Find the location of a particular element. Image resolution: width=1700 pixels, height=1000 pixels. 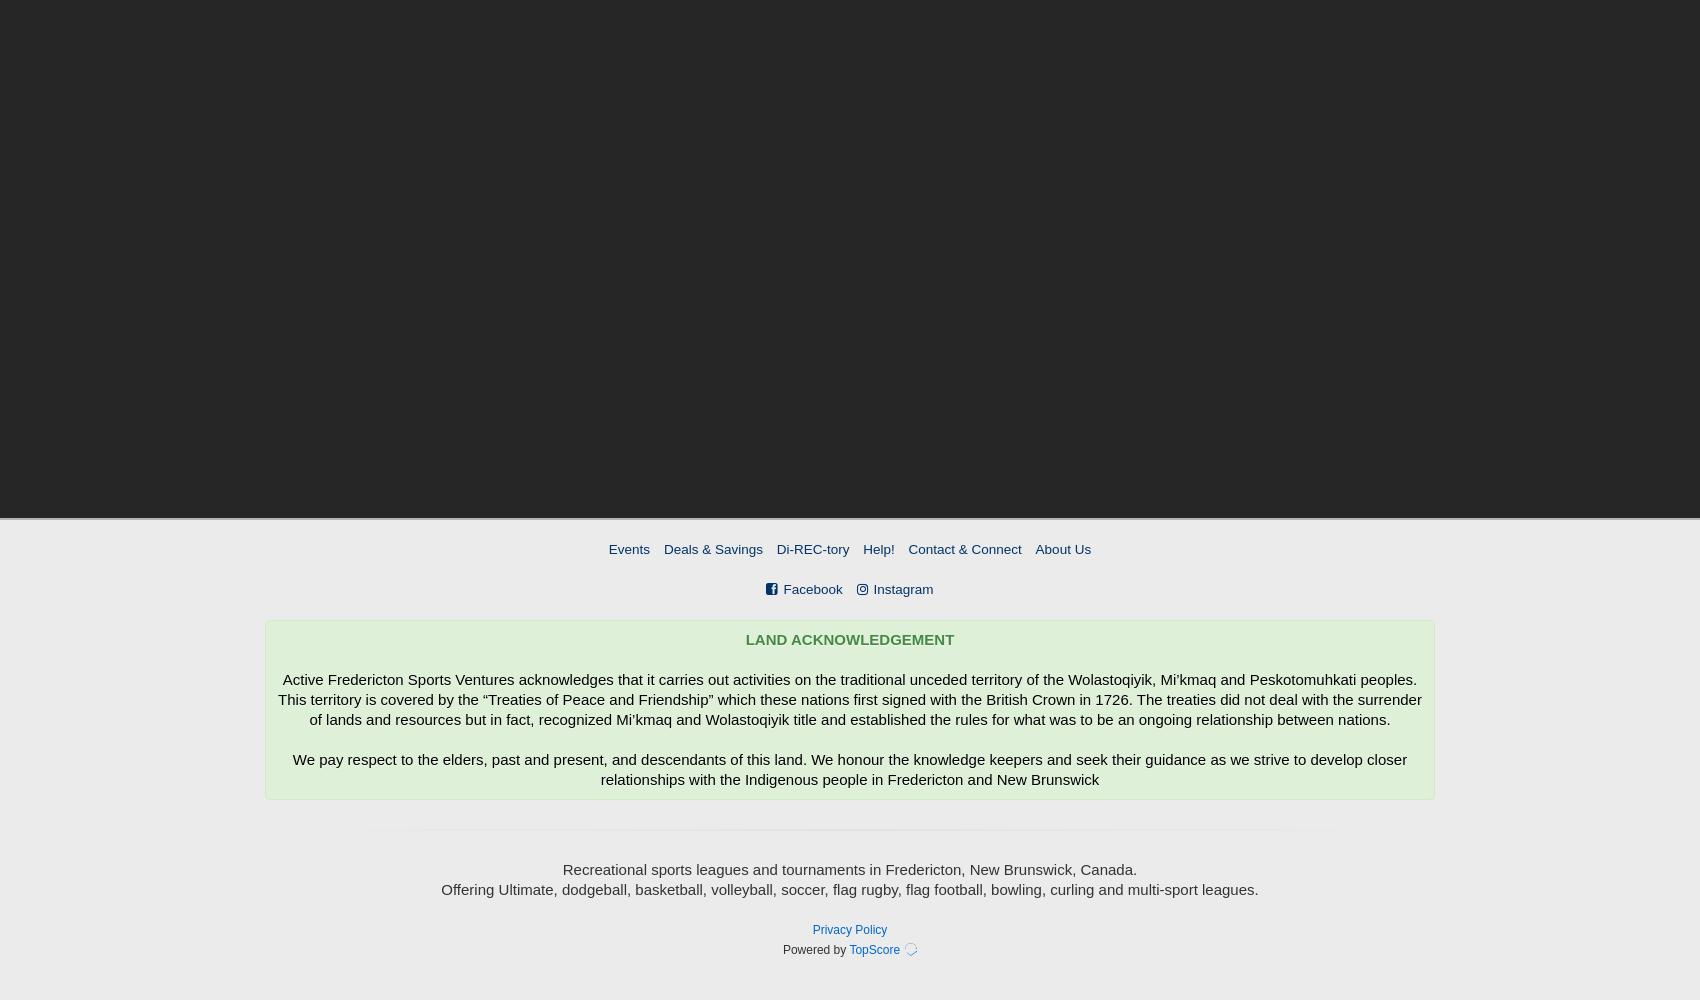

'We pay respect to the elders, past and present, and descendants of this land. We honour the knowledge keepers and seek their guidance as we strive to develop closer relationships with the Indigenous people in Fredericton and New Brunswick' is located at coordinates (848, 769).